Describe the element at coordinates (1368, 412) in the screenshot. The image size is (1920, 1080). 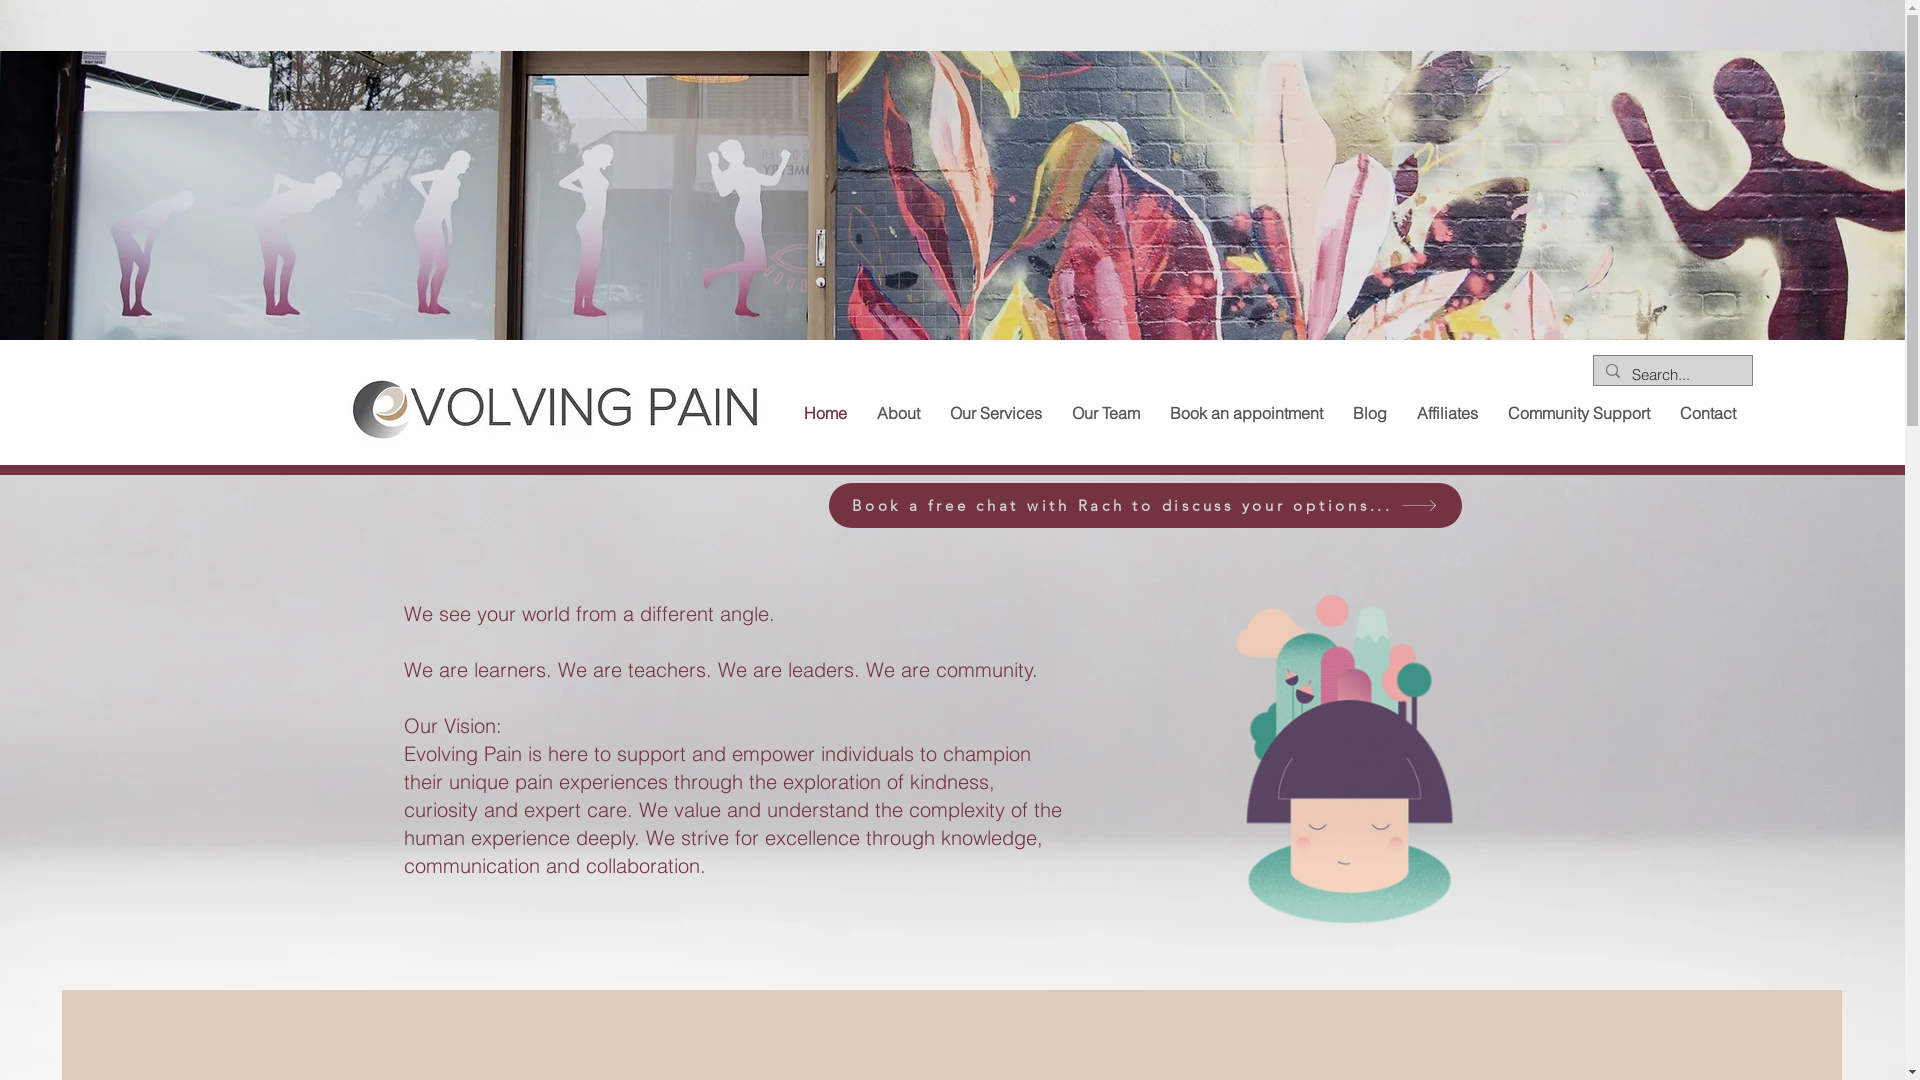
I see `'Blog'` at that location.